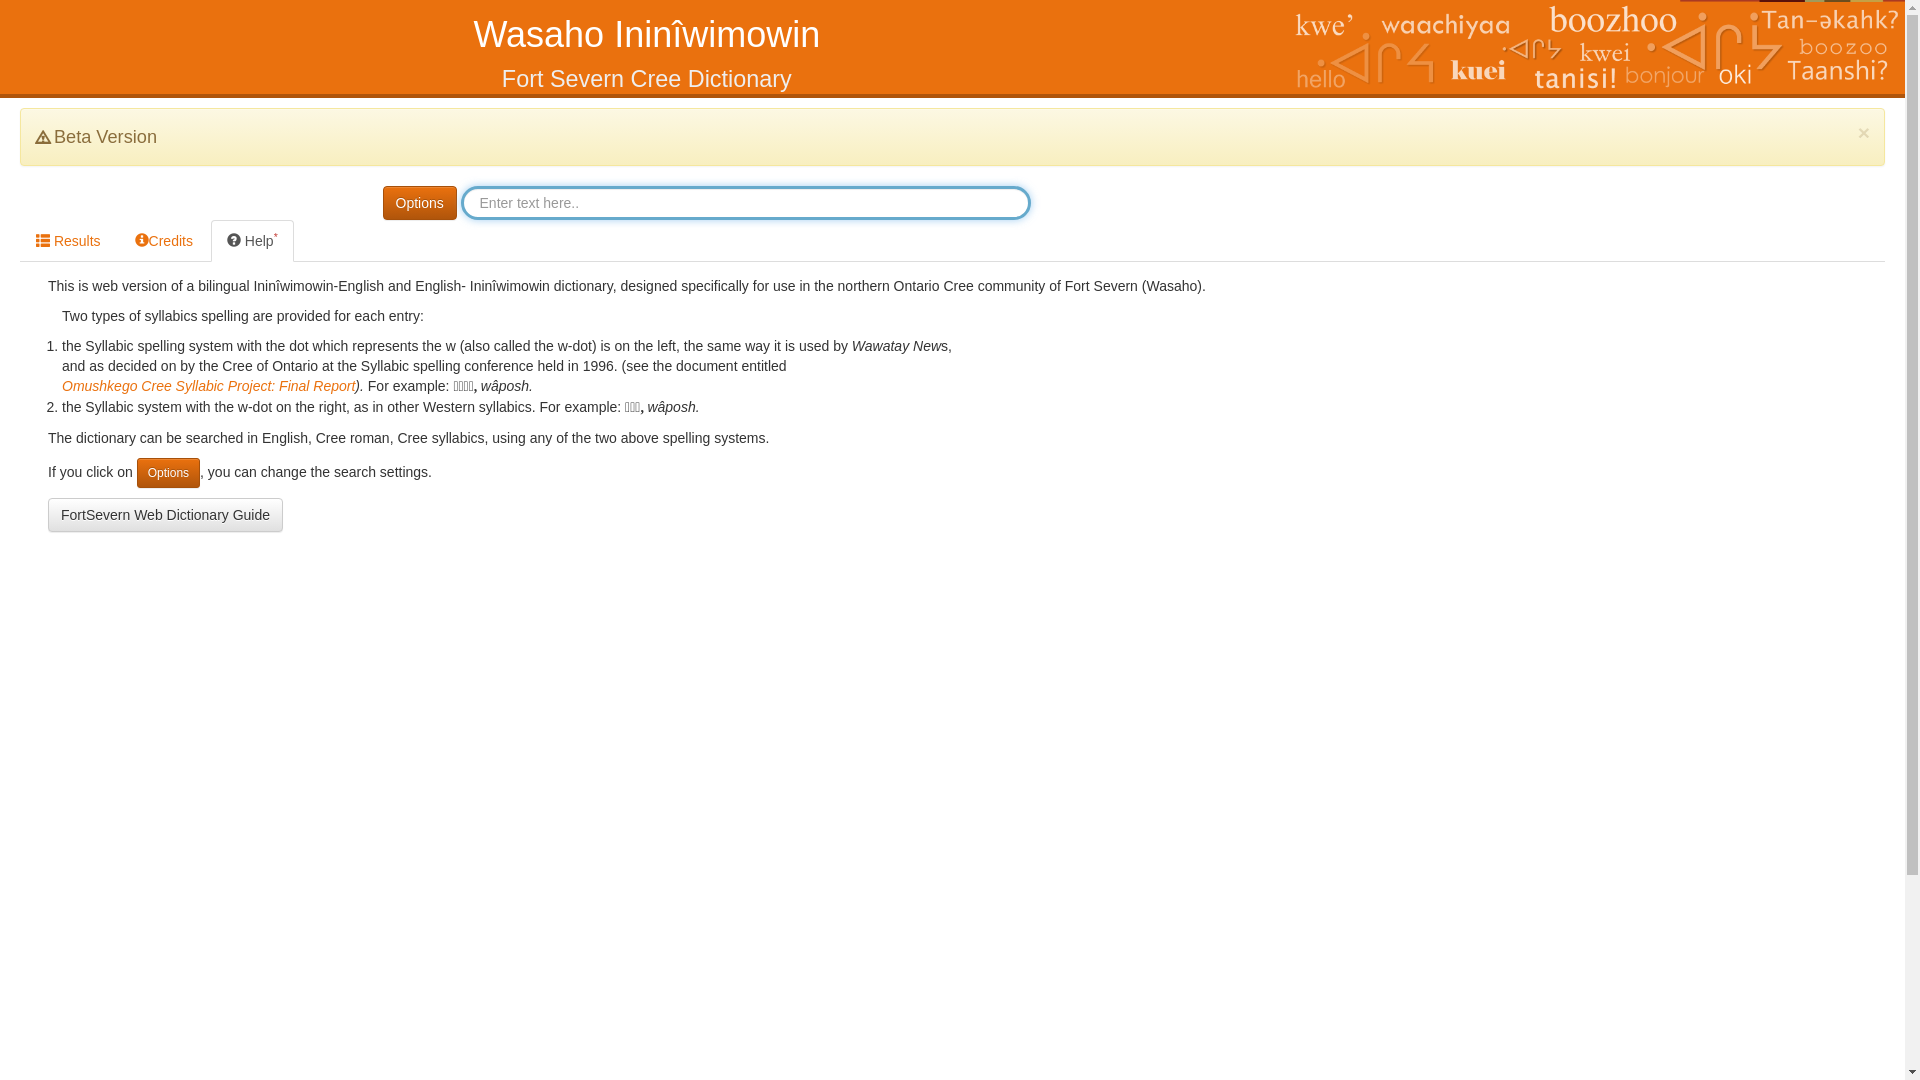  I want to click on 'Credits', so click(163, 239).